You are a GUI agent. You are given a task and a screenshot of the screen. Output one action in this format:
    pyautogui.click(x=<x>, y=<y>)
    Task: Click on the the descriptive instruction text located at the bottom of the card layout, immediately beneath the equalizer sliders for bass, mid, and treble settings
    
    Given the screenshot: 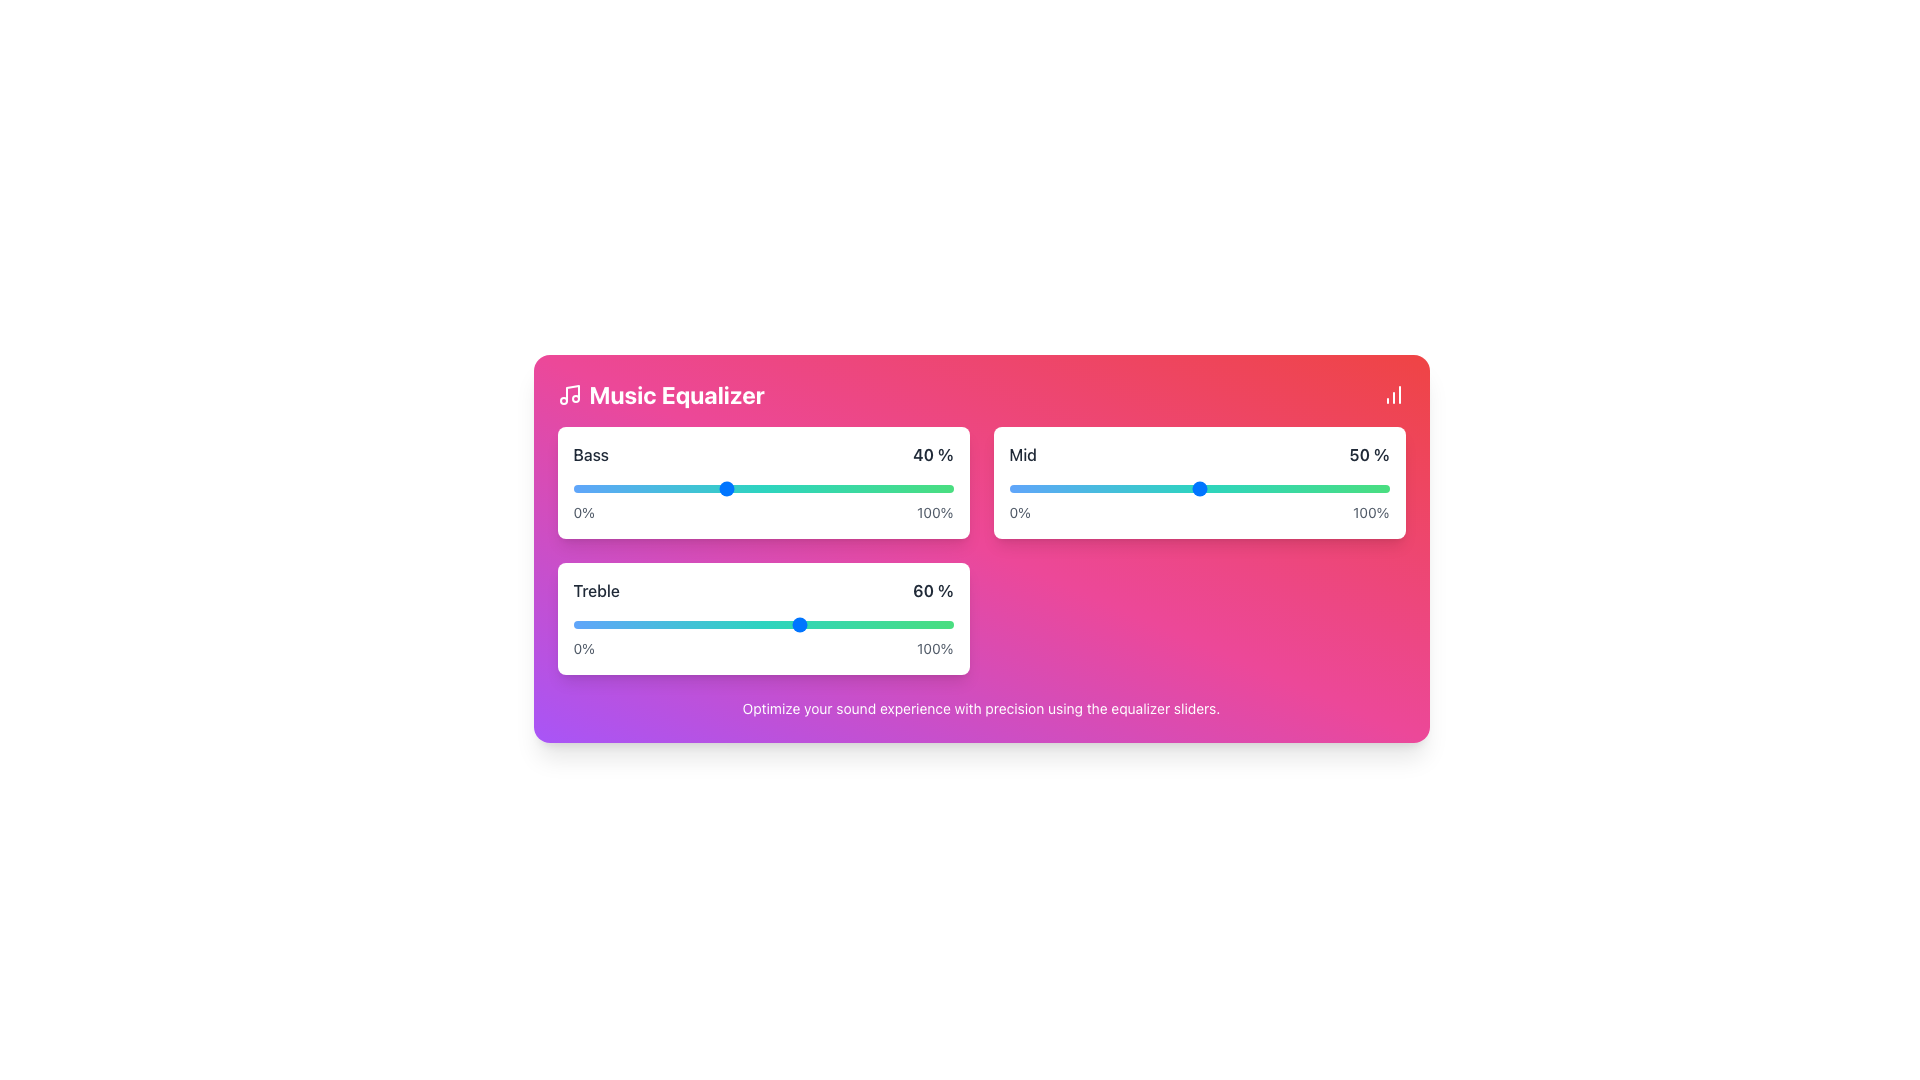 What is the action you would take?
    pyautogui.click(x=981, y=708)
    